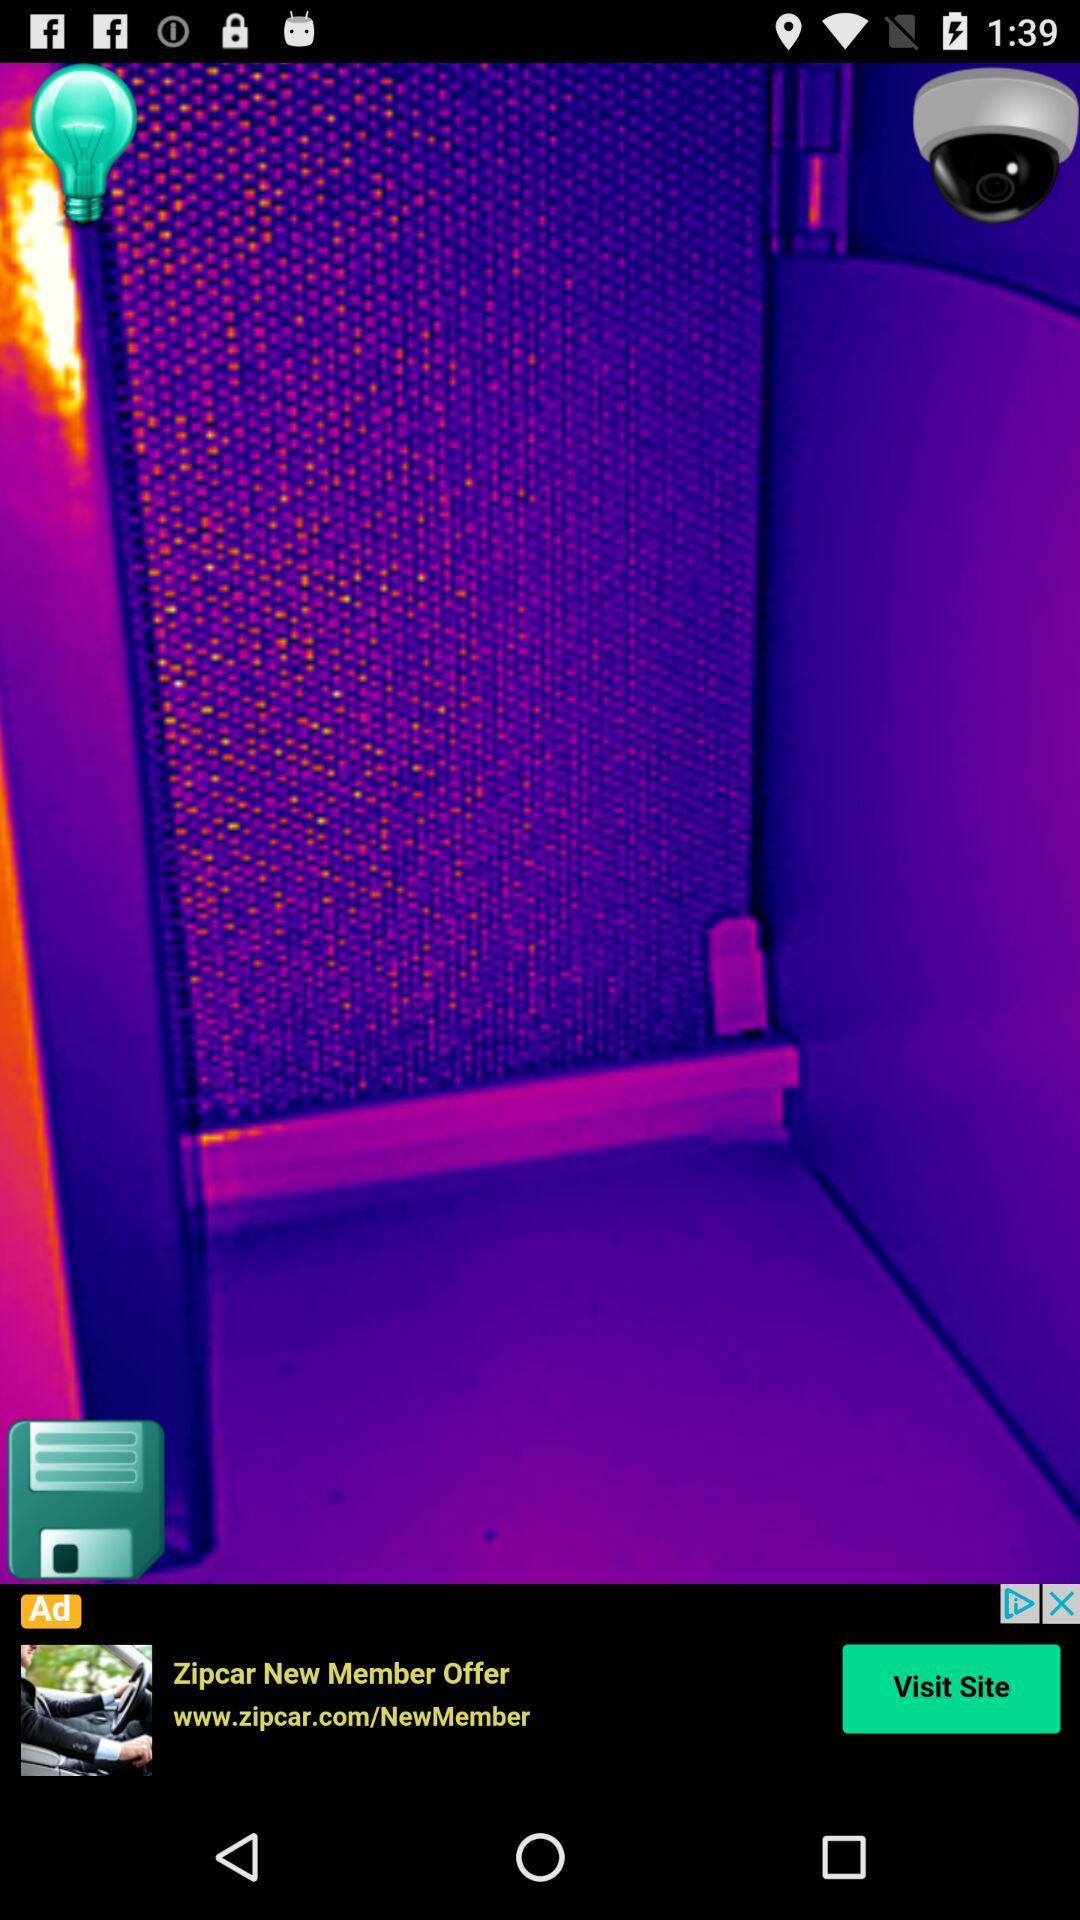  I want to click on clicks camera, so click(995, 146).